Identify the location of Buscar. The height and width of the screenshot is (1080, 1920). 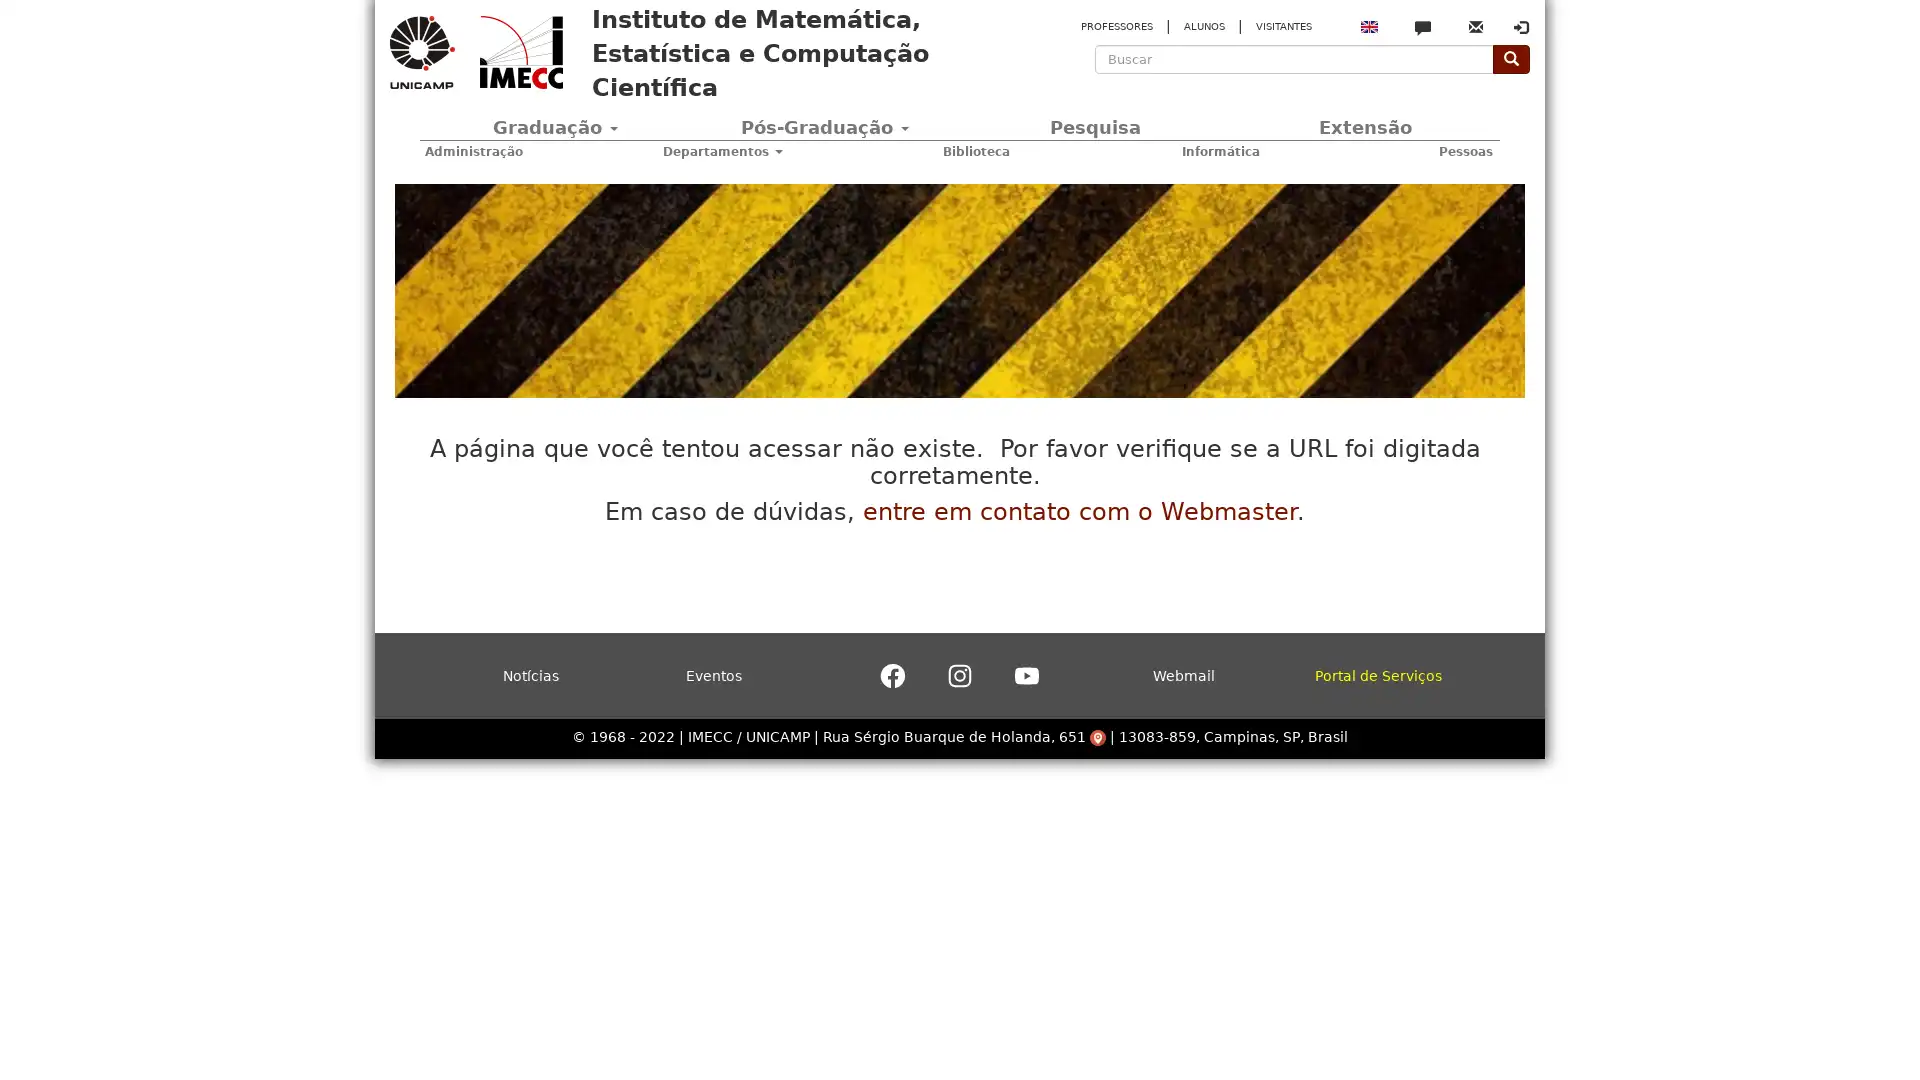
(1103, 87).